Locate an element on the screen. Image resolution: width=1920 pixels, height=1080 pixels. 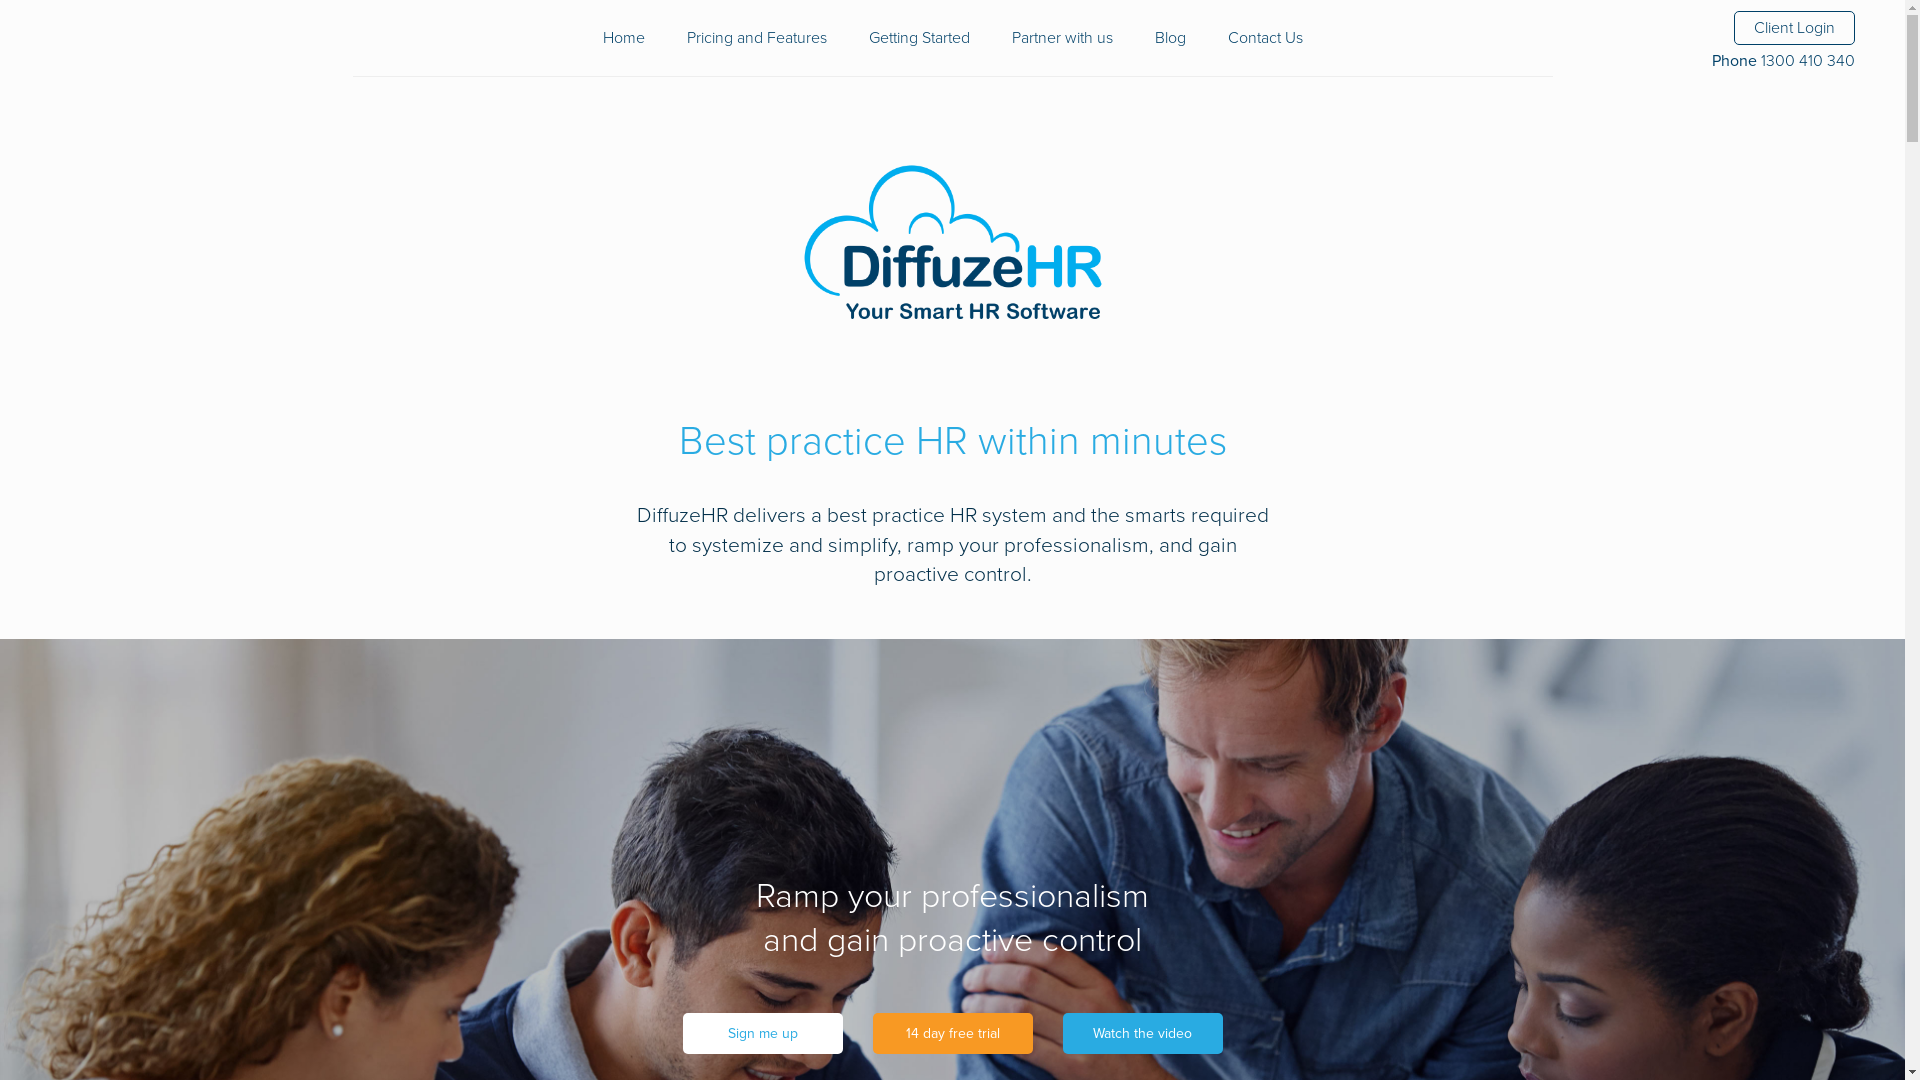
'Client Login' is located at coordinates (1794, 27).